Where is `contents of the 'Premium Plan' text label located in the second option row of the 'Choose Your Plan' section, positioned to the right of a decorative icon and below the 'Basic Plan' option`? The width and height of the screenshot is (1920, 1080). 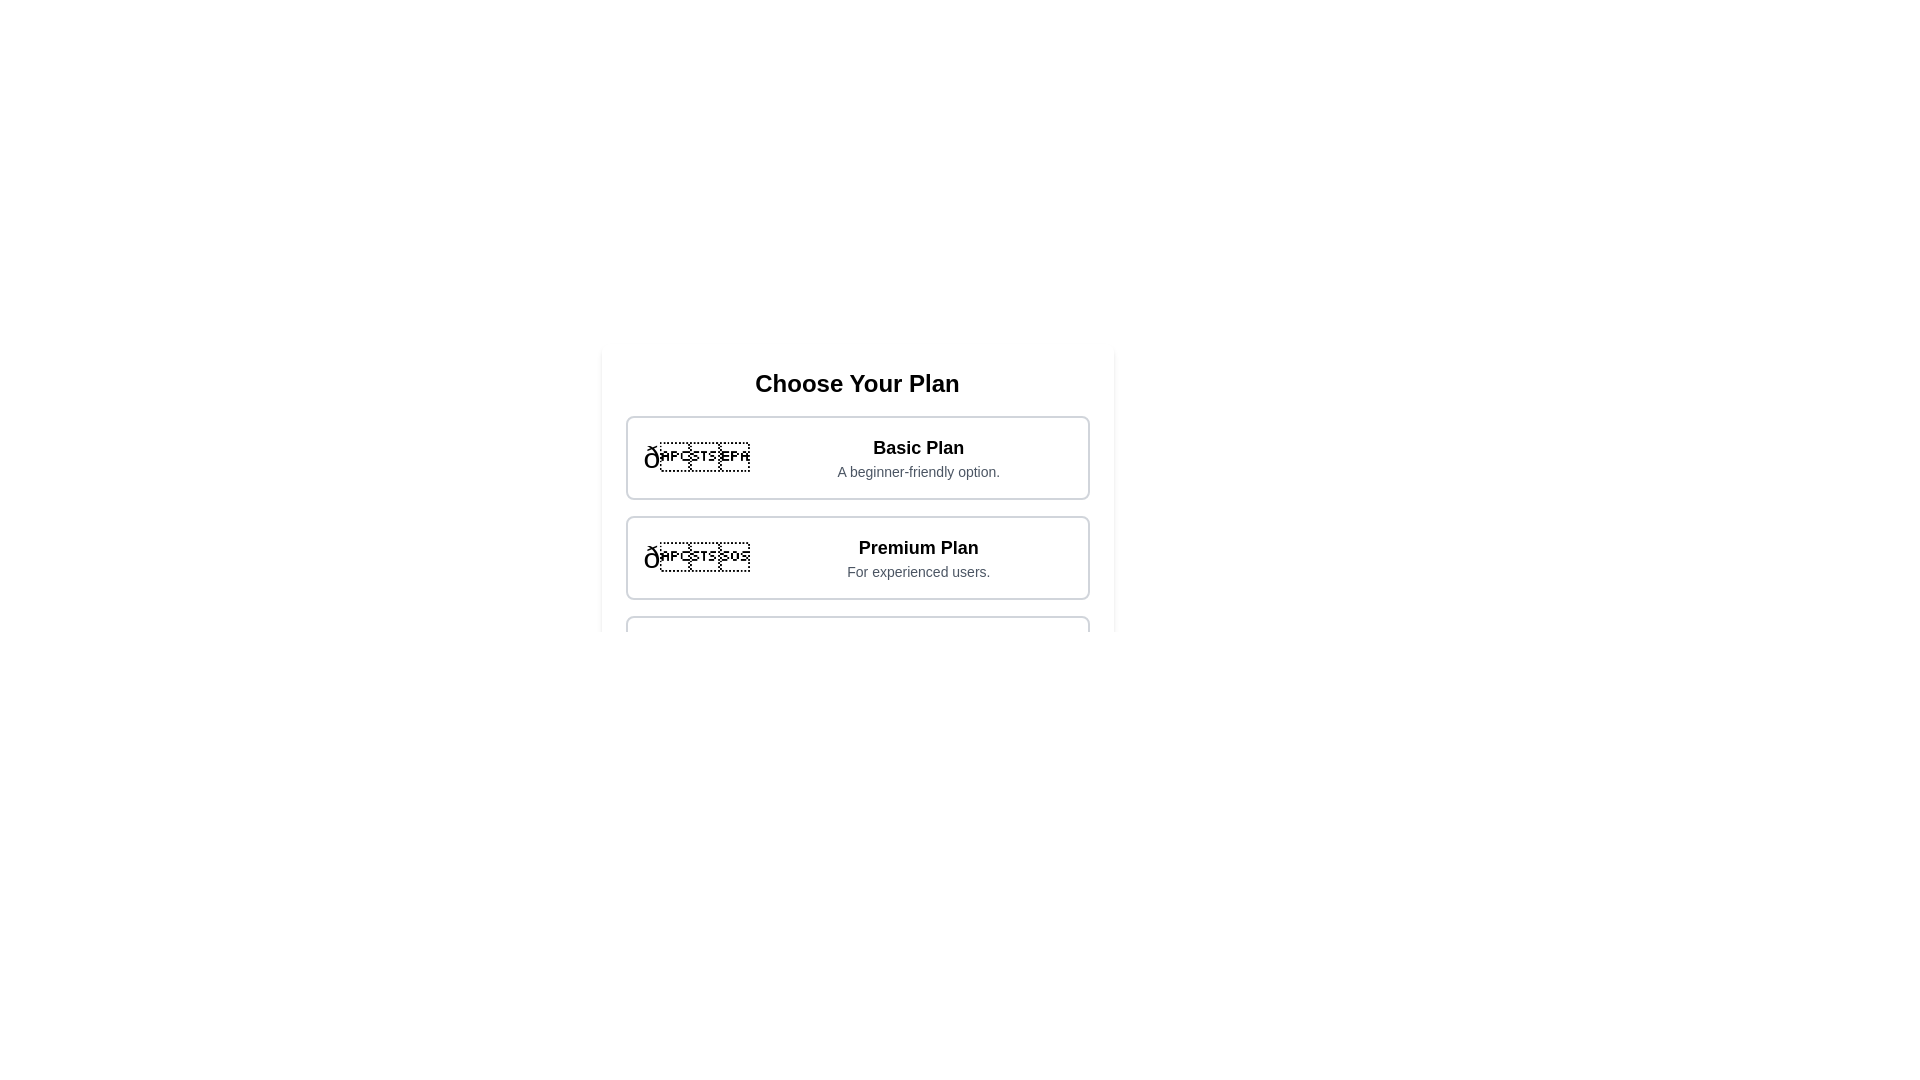 contents of the 'Premium Plan' text label located in the second option row of the 'Choose Your Plan' section, positioned to the right of a decorative icon and below the 'Basic Plan' option is located at coordinates (917, 558).